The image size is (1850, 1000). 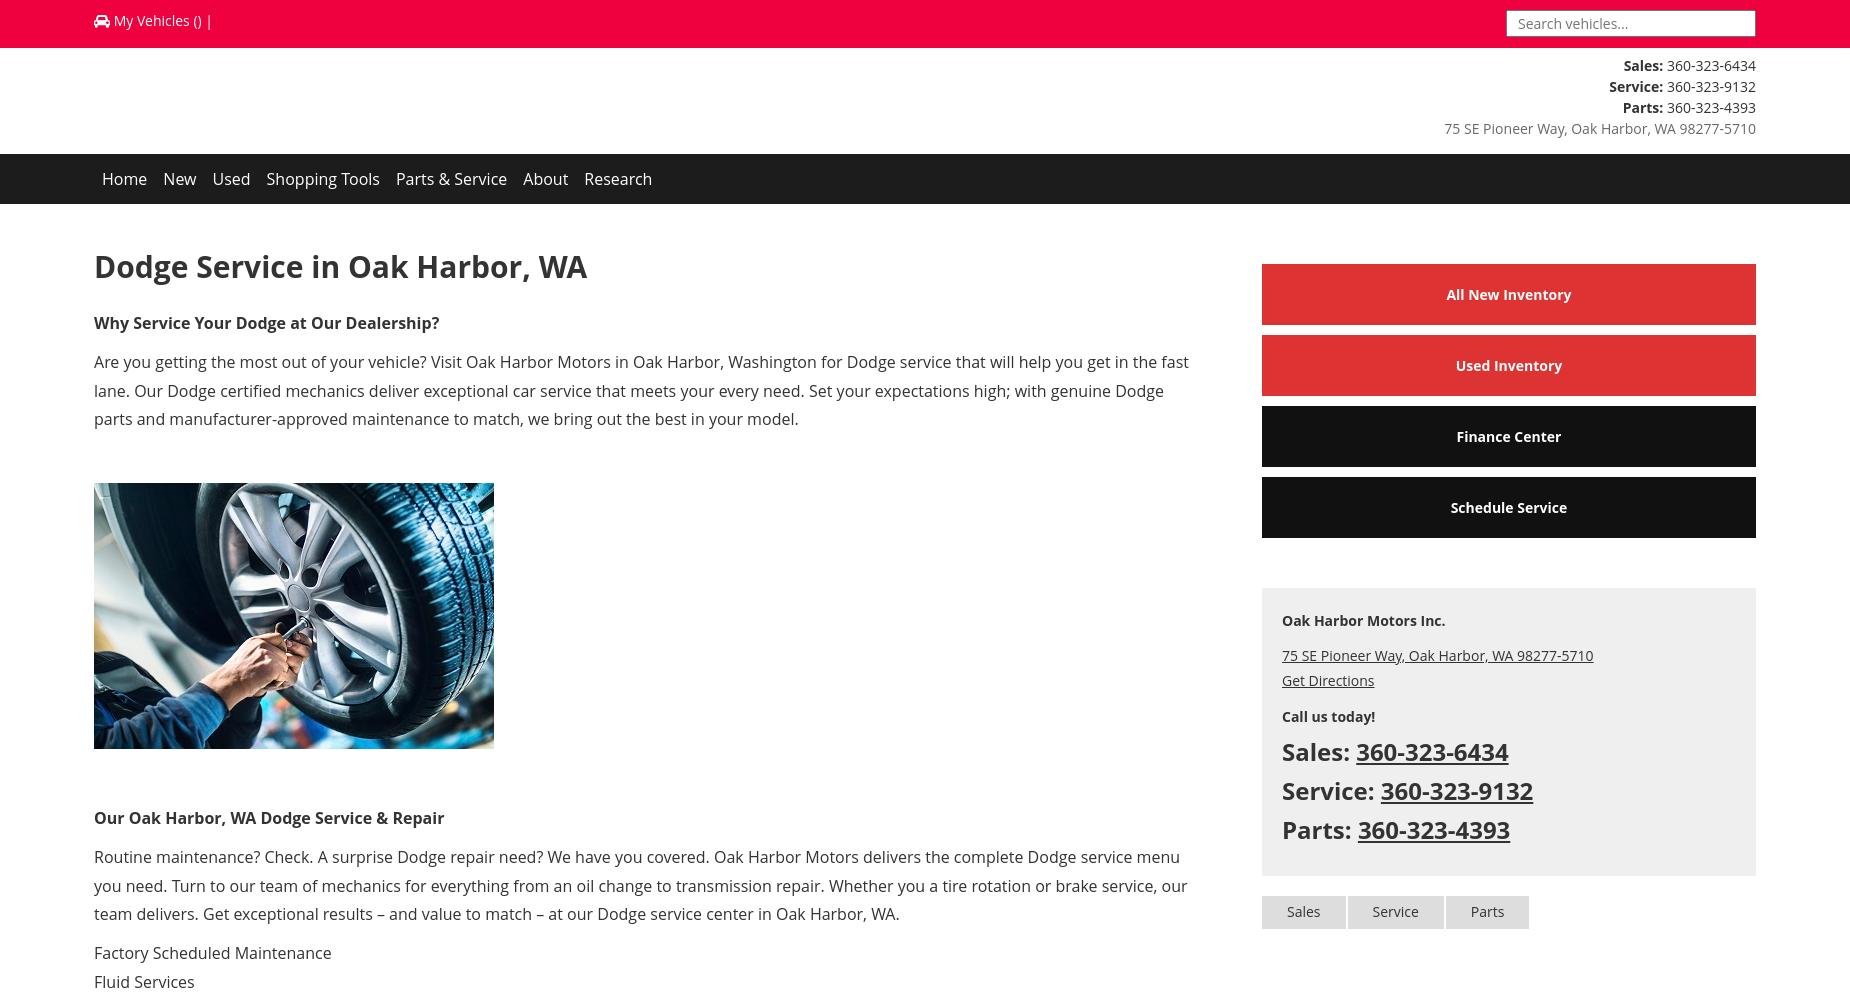 I want to click on 'Our Oak Harbor, WA Dodge Service & Repair', so click(x=267, y=816).